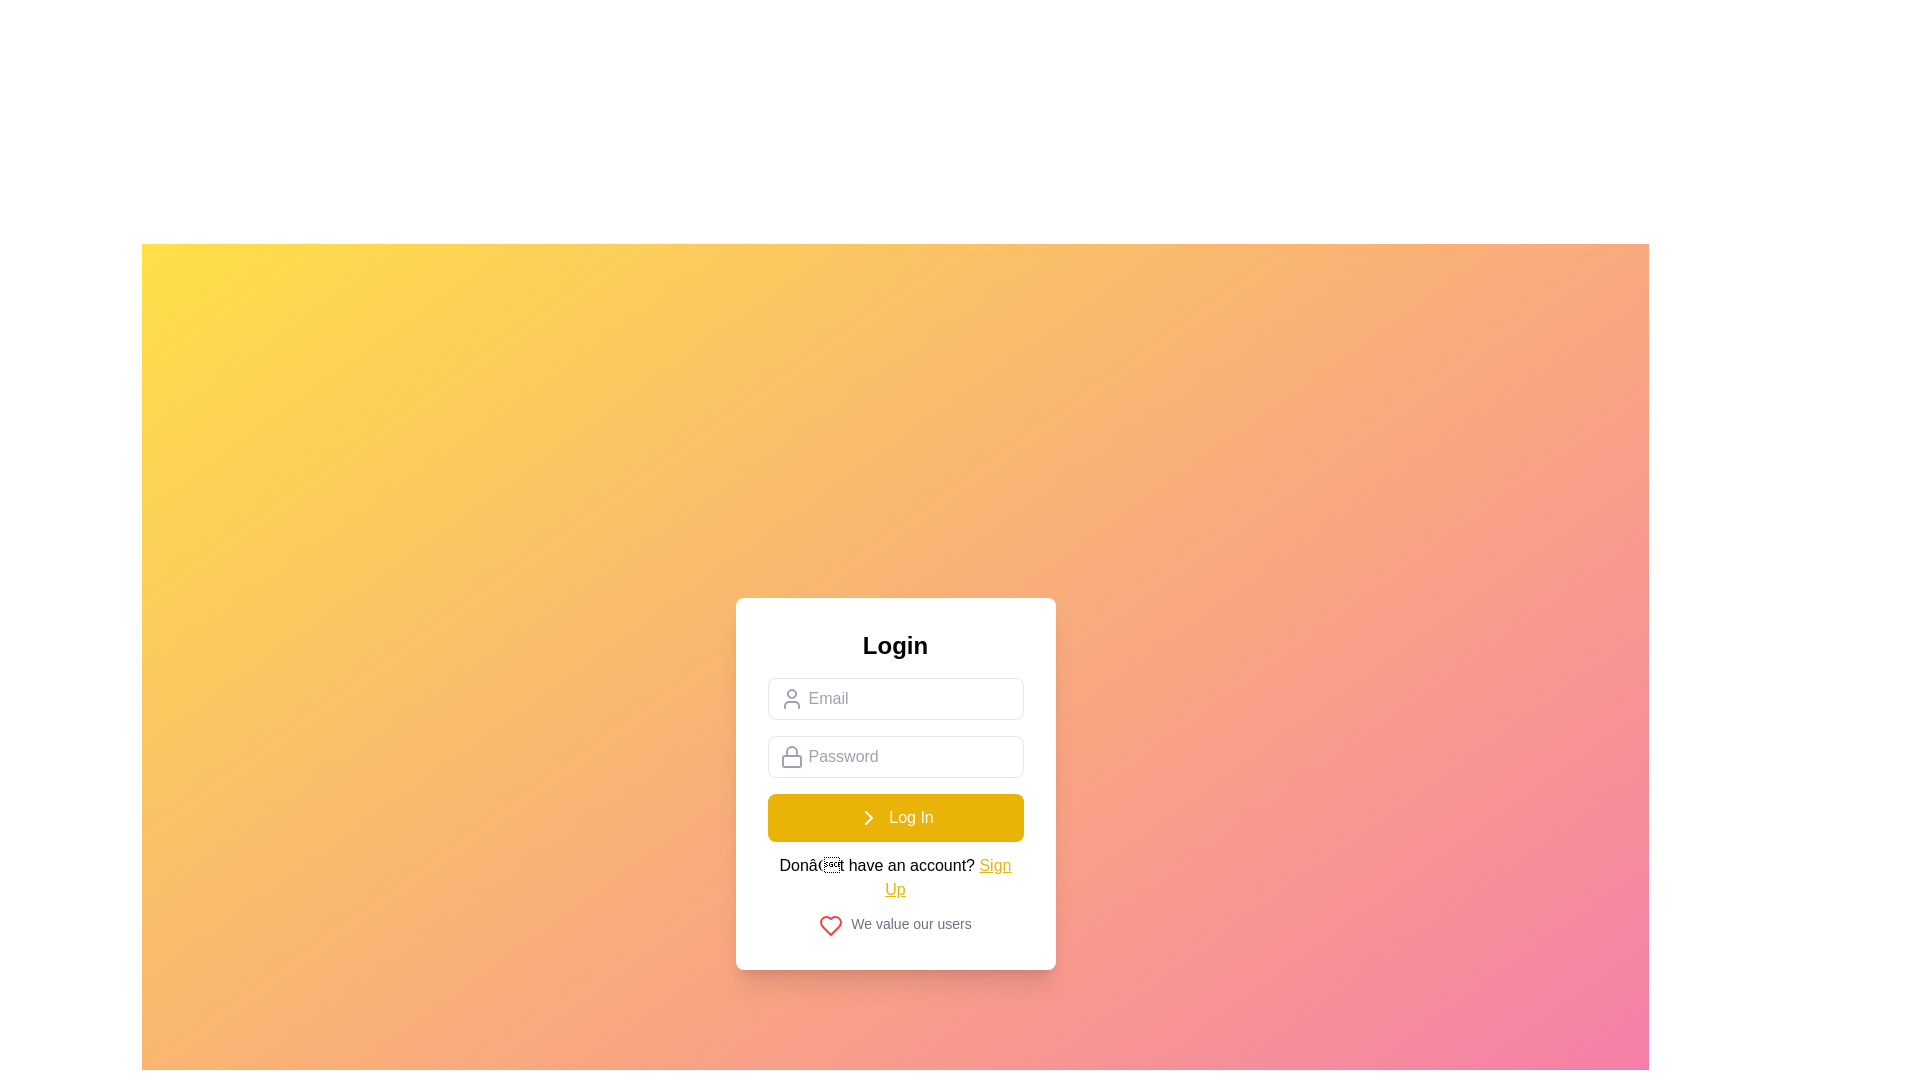 This screenshot has width=1920, height=1080. Describe the element at coordinates (869, 817) in the screenshot. I see `the 'Log In' button which contains the SVG graphic icon on its left side to proceed to the next step` at that location.